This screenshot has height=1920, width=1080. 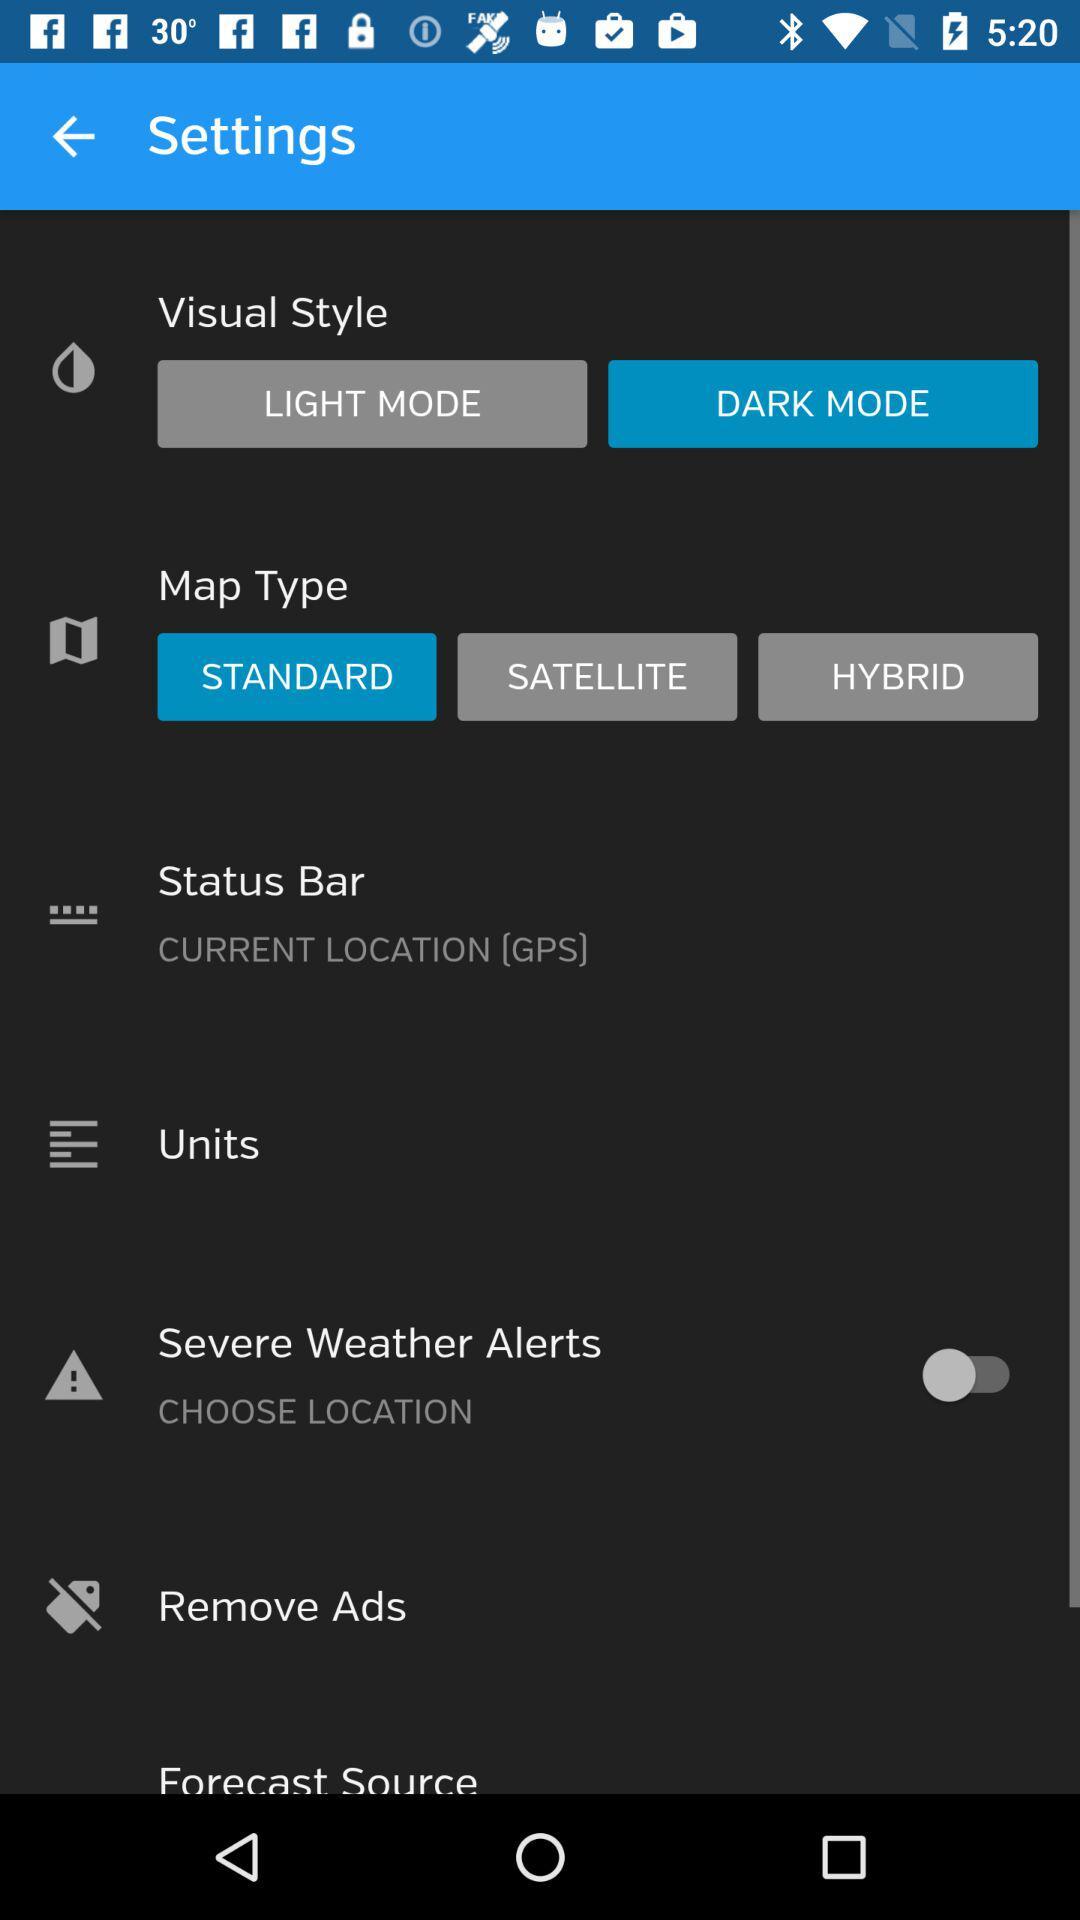 I want to click on the icon left to visual style, so click(x=72, y=367).